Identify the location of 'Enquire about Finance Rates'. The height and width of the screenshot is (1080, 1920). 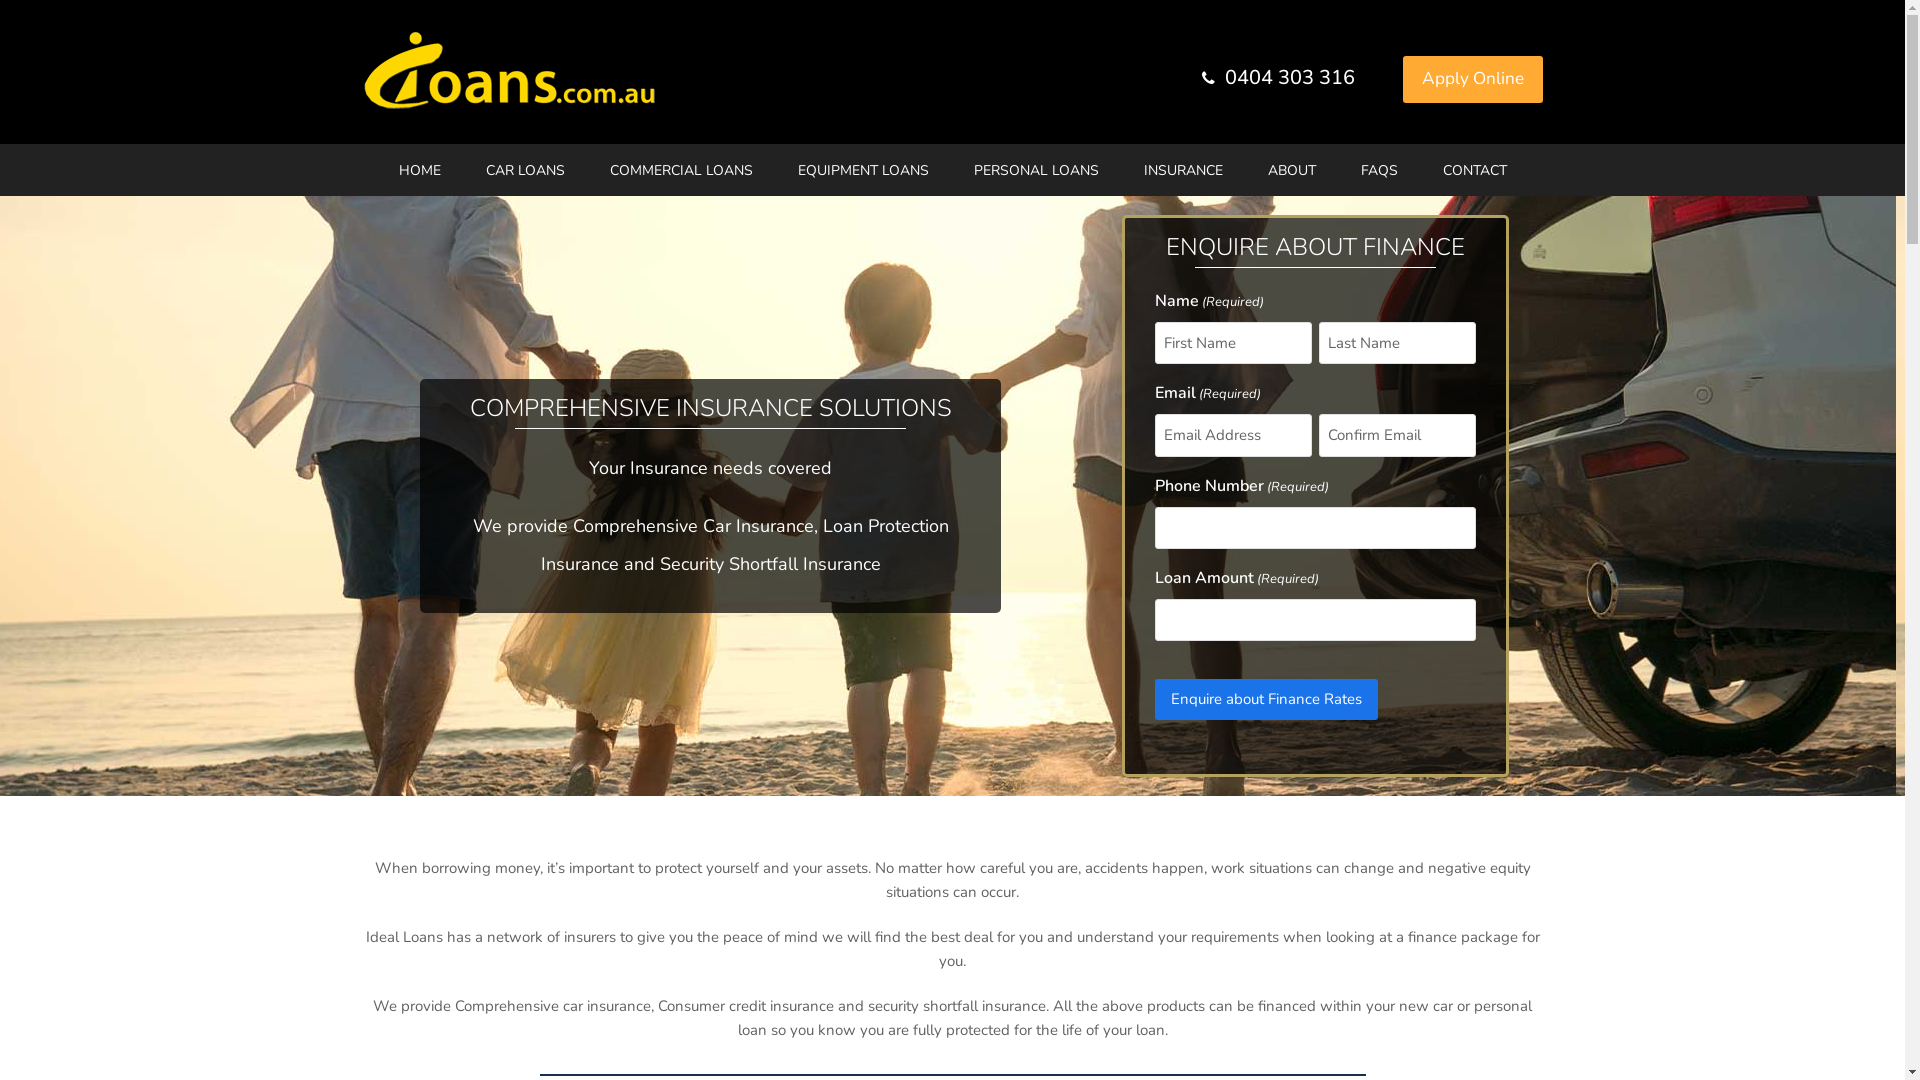
(1265, 698).